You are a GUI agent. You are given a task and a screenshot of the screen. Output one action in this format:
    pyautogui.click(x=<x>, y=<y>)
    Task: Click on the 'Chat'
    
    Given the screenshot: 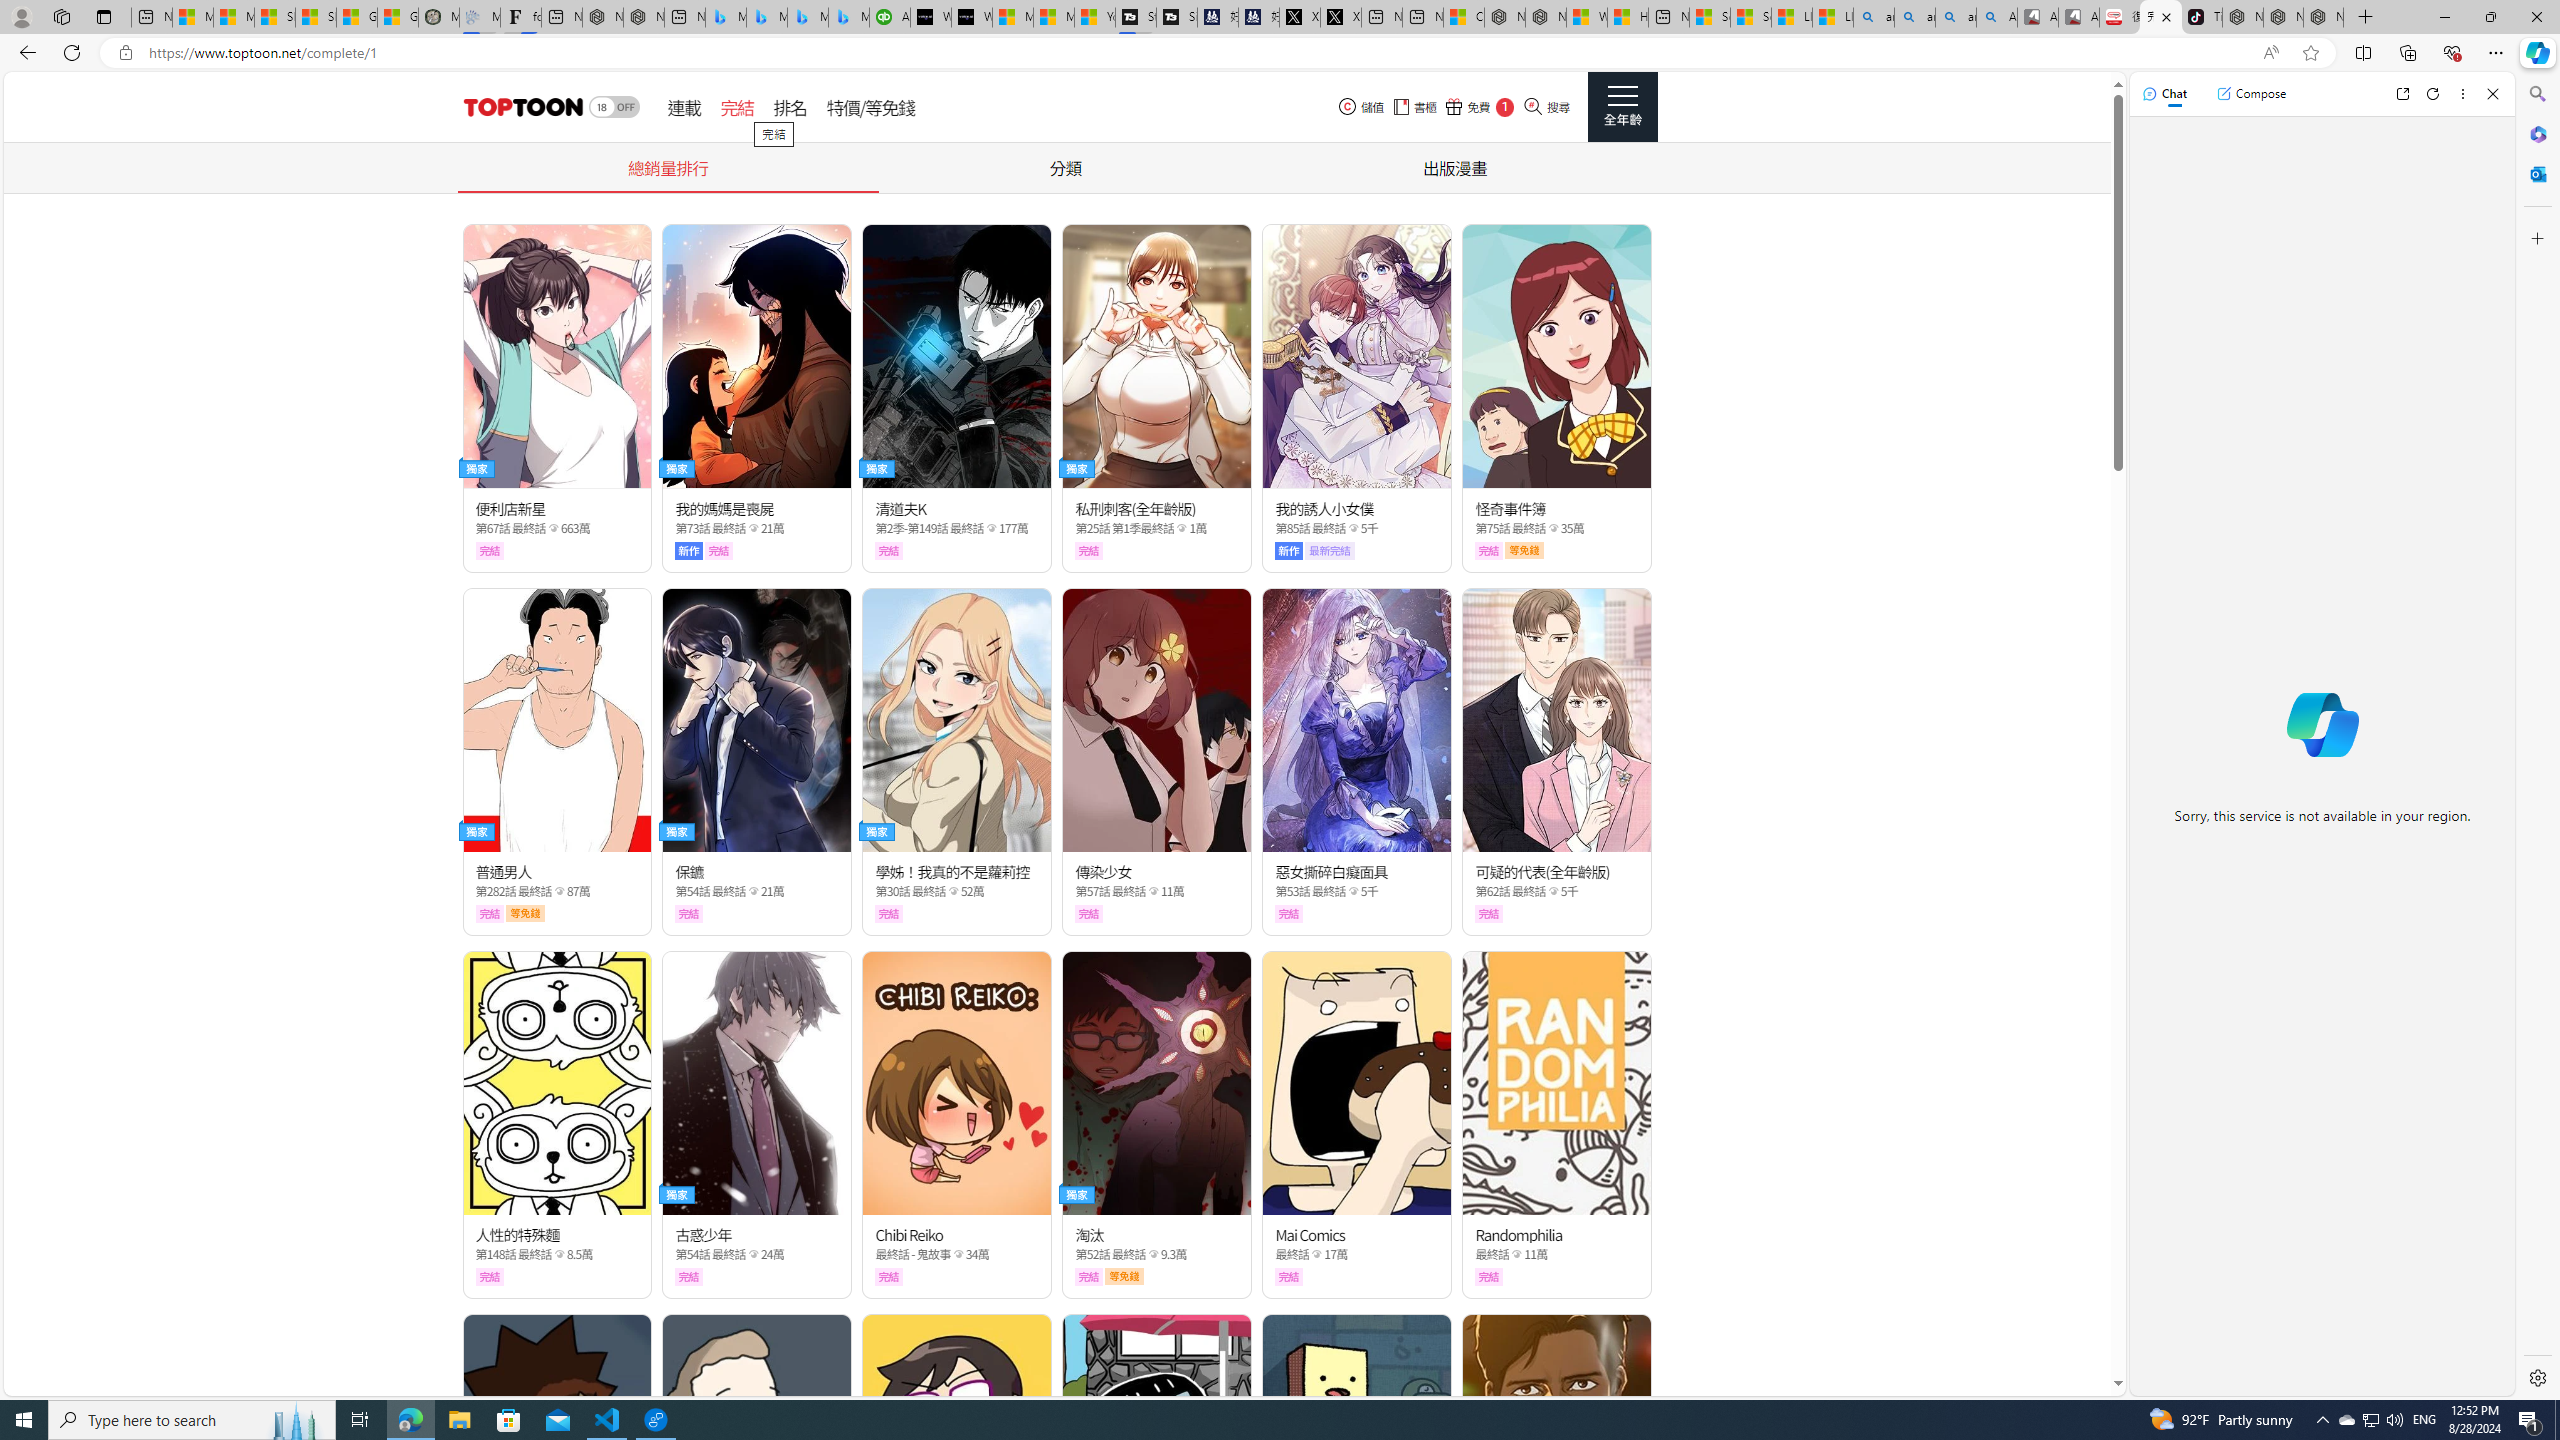 What is the action you would take?
    pyautogui.click(x=2164, y=92)
    